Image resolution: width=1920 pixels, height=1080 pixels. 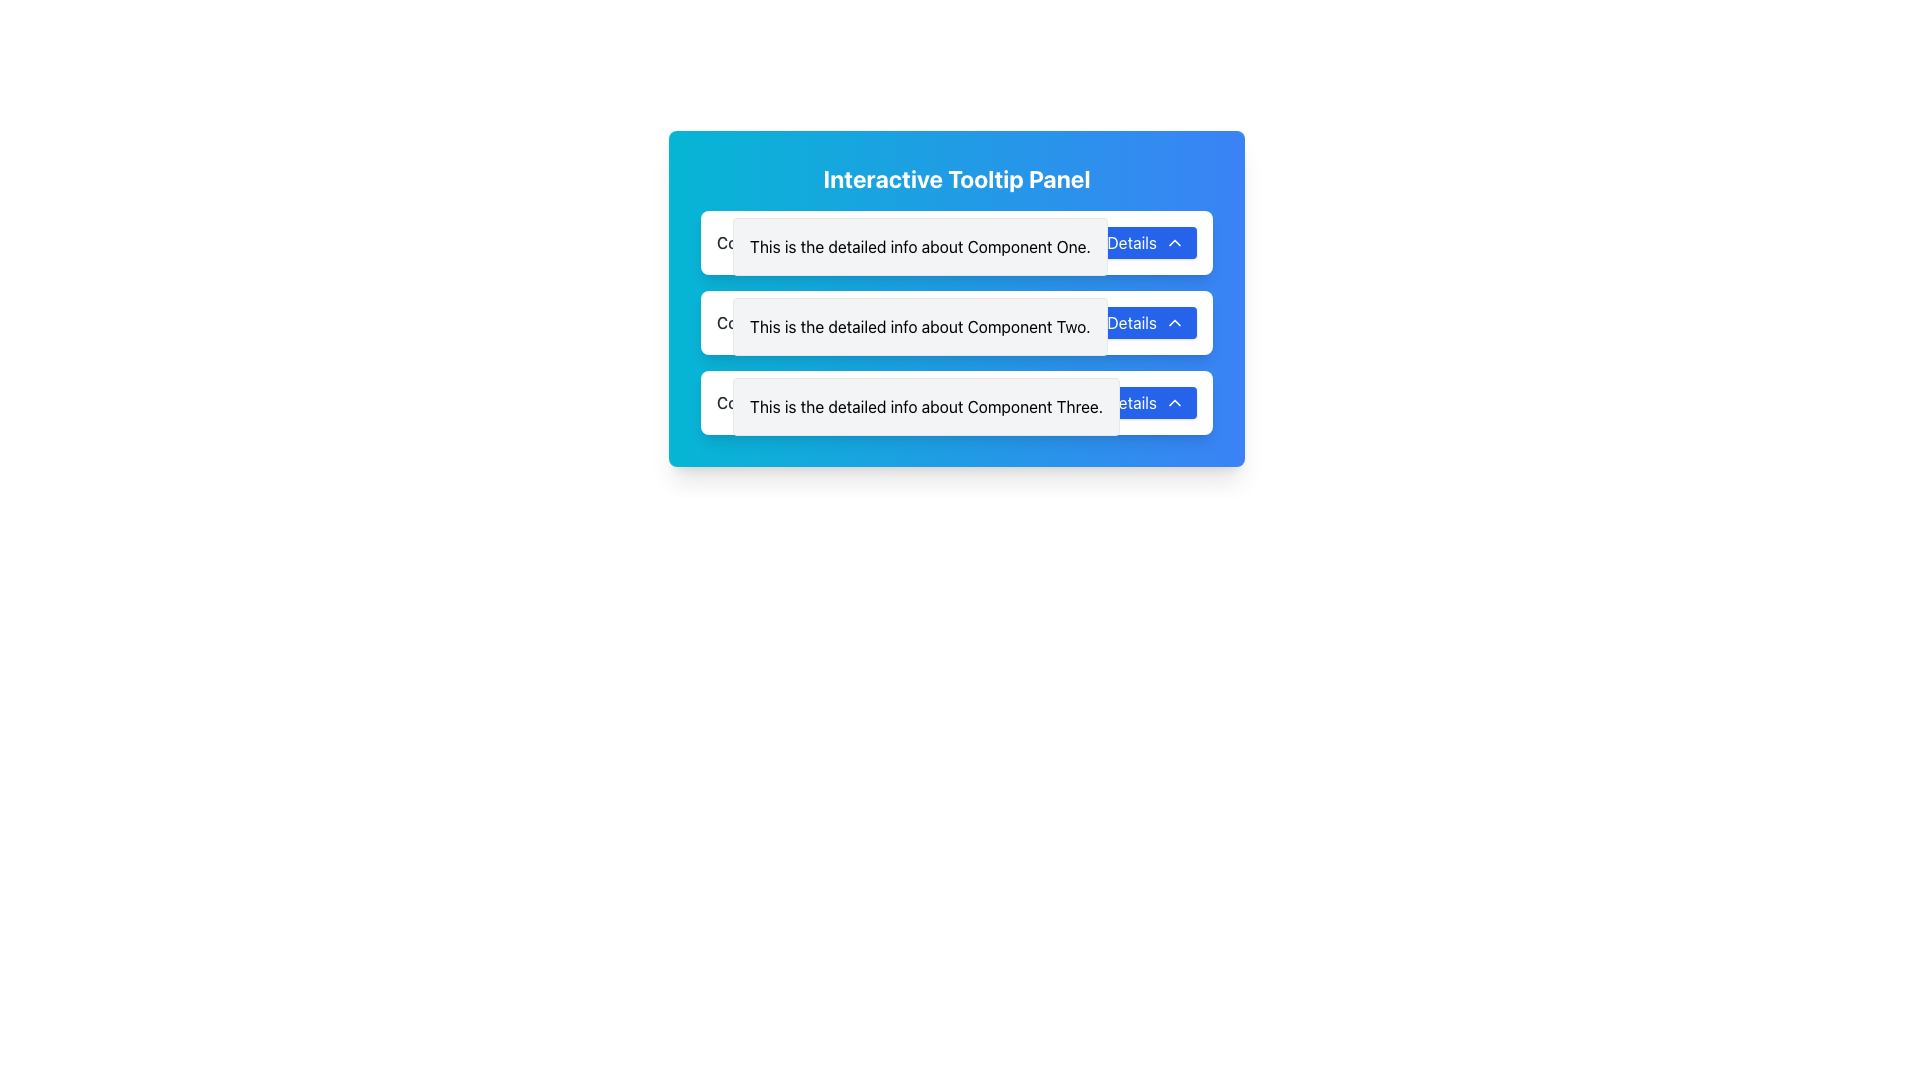 I want to click on the 'Details' button with a blue background and white text, located to the right of the 'Component Two' panel, so click(x=1146, y=322).